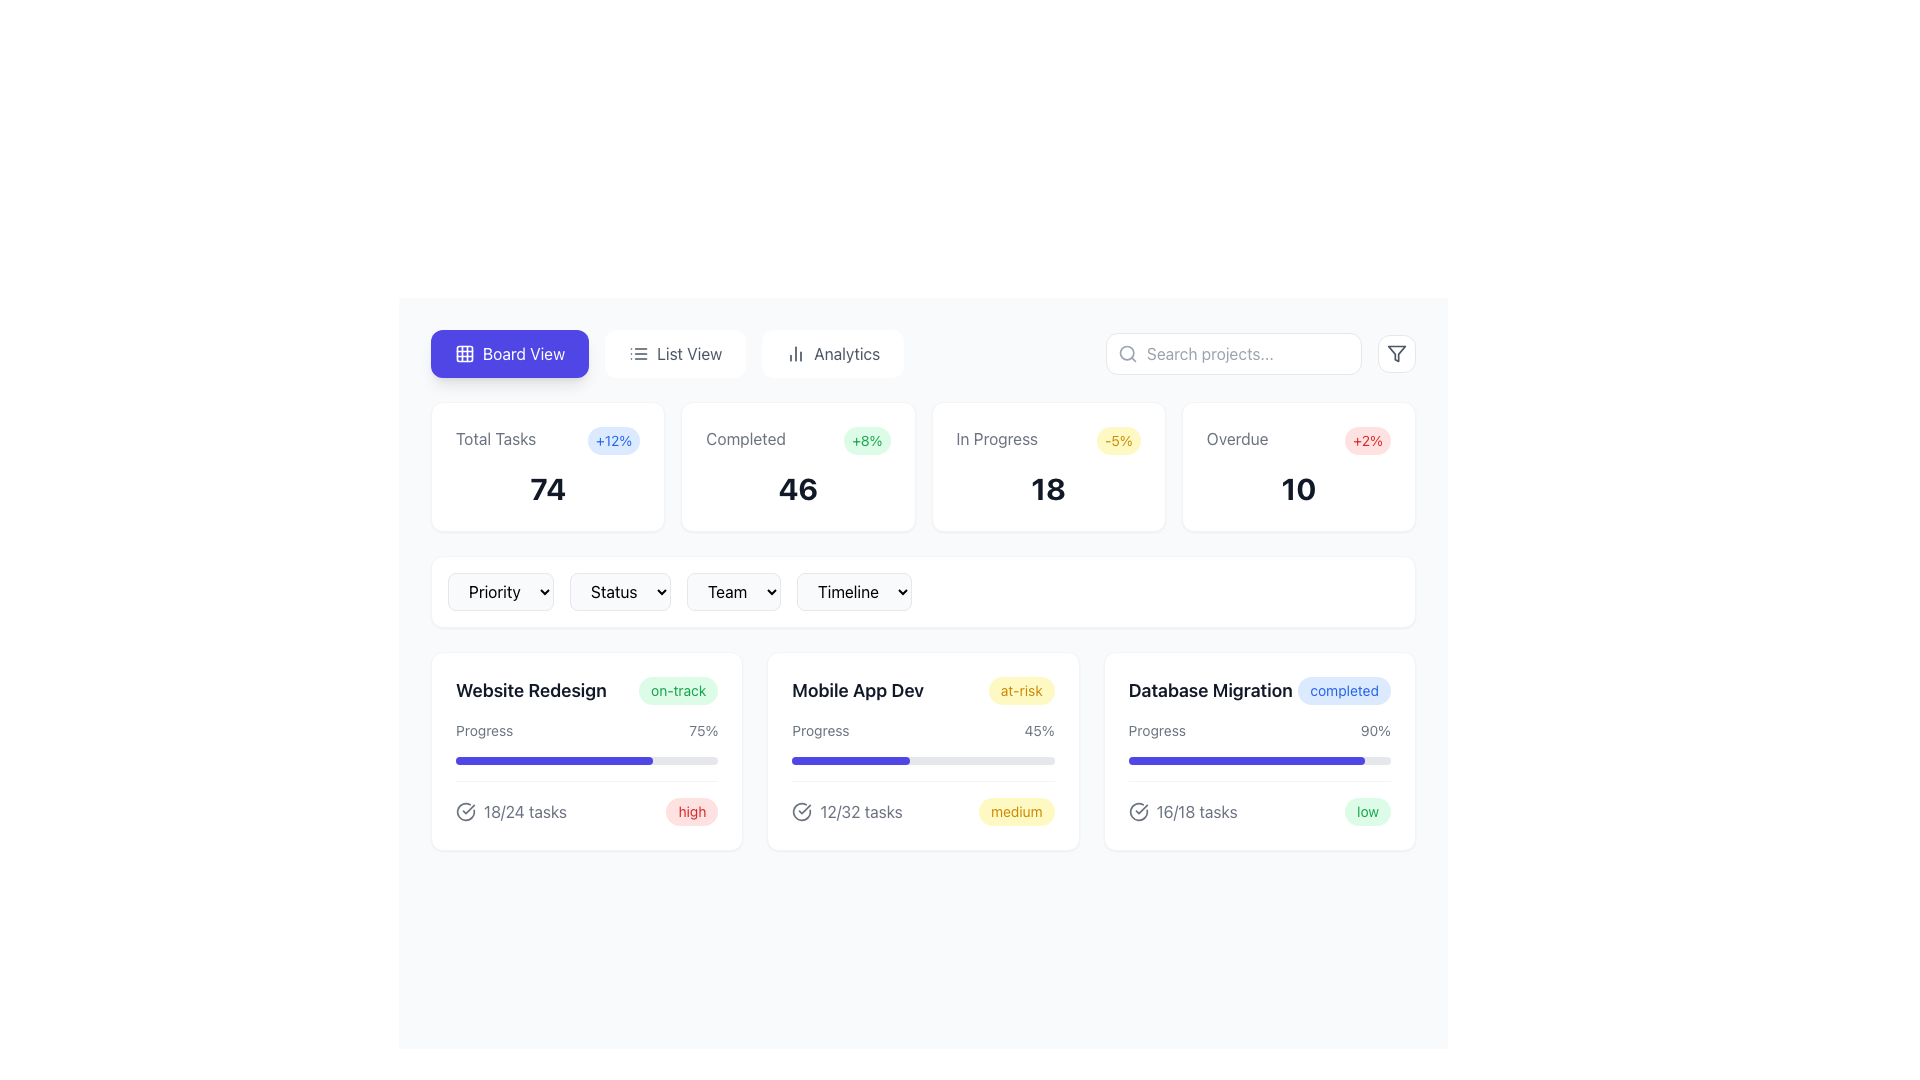 This screenshot has height=1080, width=1920. What do you see at coordinates (1236, 438) in the screenshot?
I see `the 'Overdue' text label located at the top right section of the dashboard interface, which indicates the status of tasks or items` at bounding box center [1236, 438].